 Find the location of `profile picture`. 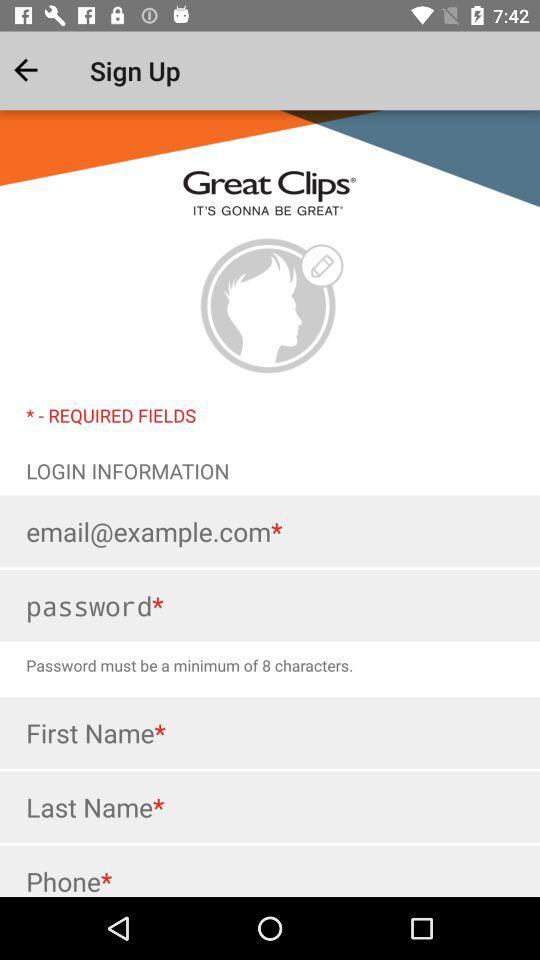

profile picture is located at coordinates (269, 305).